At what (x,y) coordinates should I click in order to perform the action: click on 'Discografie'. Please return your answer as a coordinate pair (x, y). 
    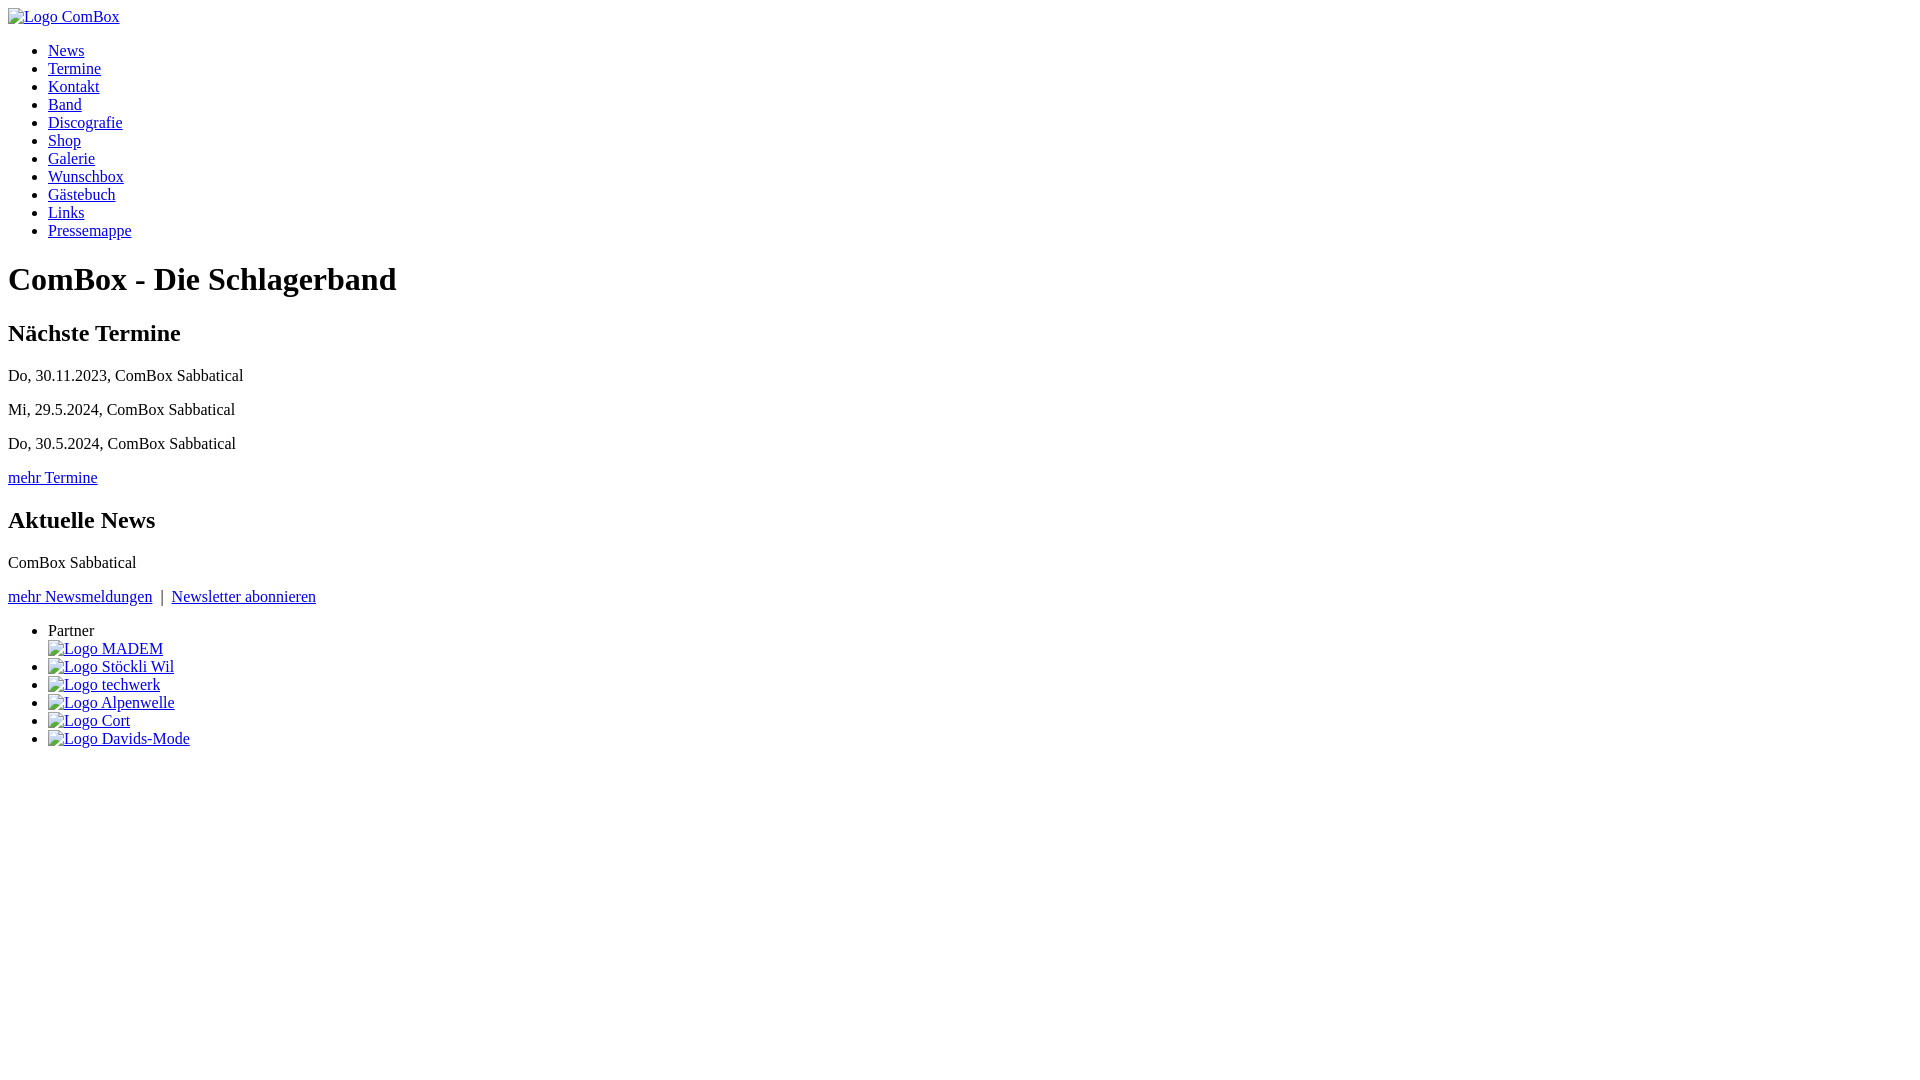
    Looking at the image, I should click on (84, 122).